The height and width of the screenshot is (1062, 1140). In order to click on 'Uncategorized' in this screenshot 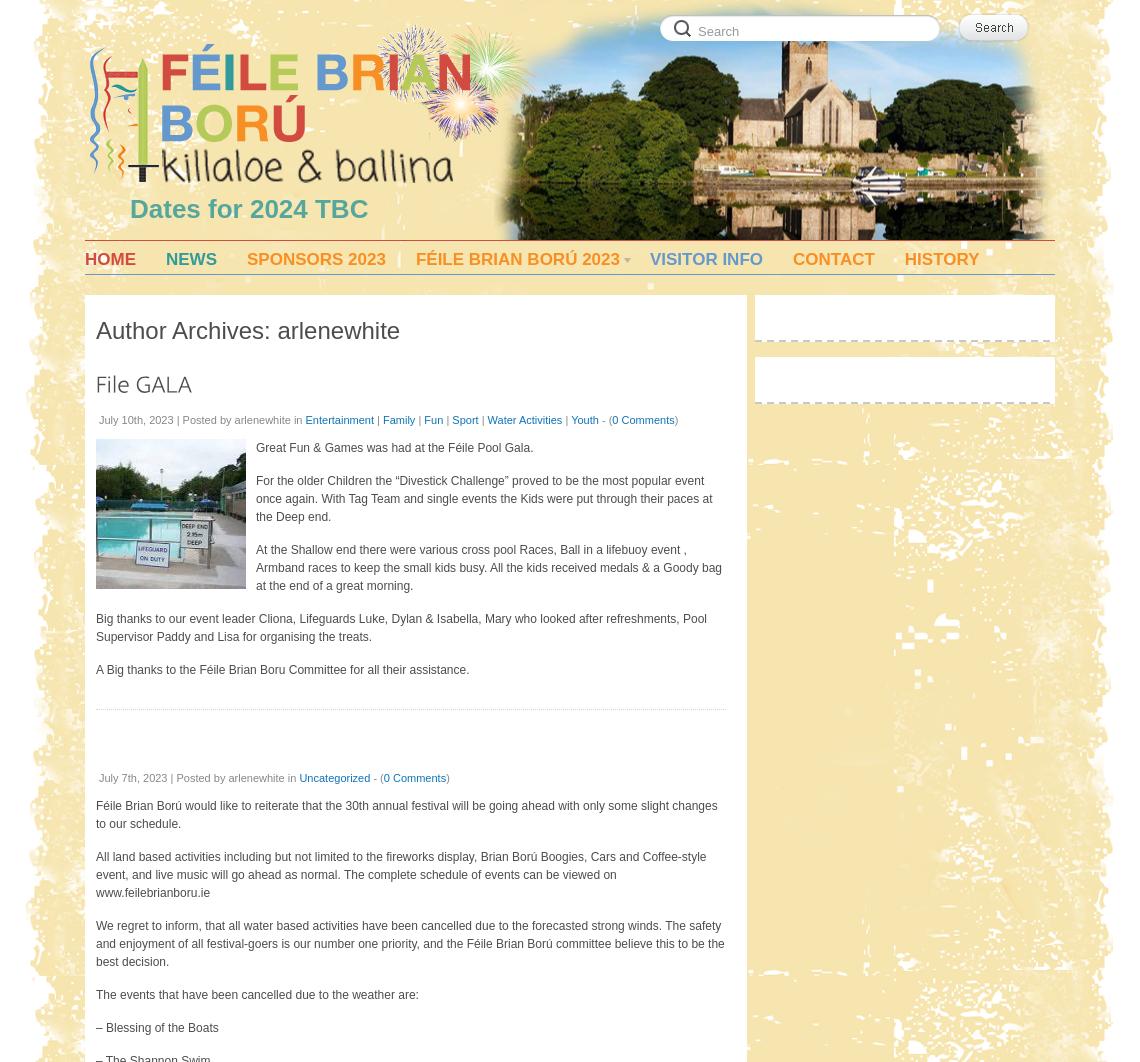, I will do `click(299, 778)`.